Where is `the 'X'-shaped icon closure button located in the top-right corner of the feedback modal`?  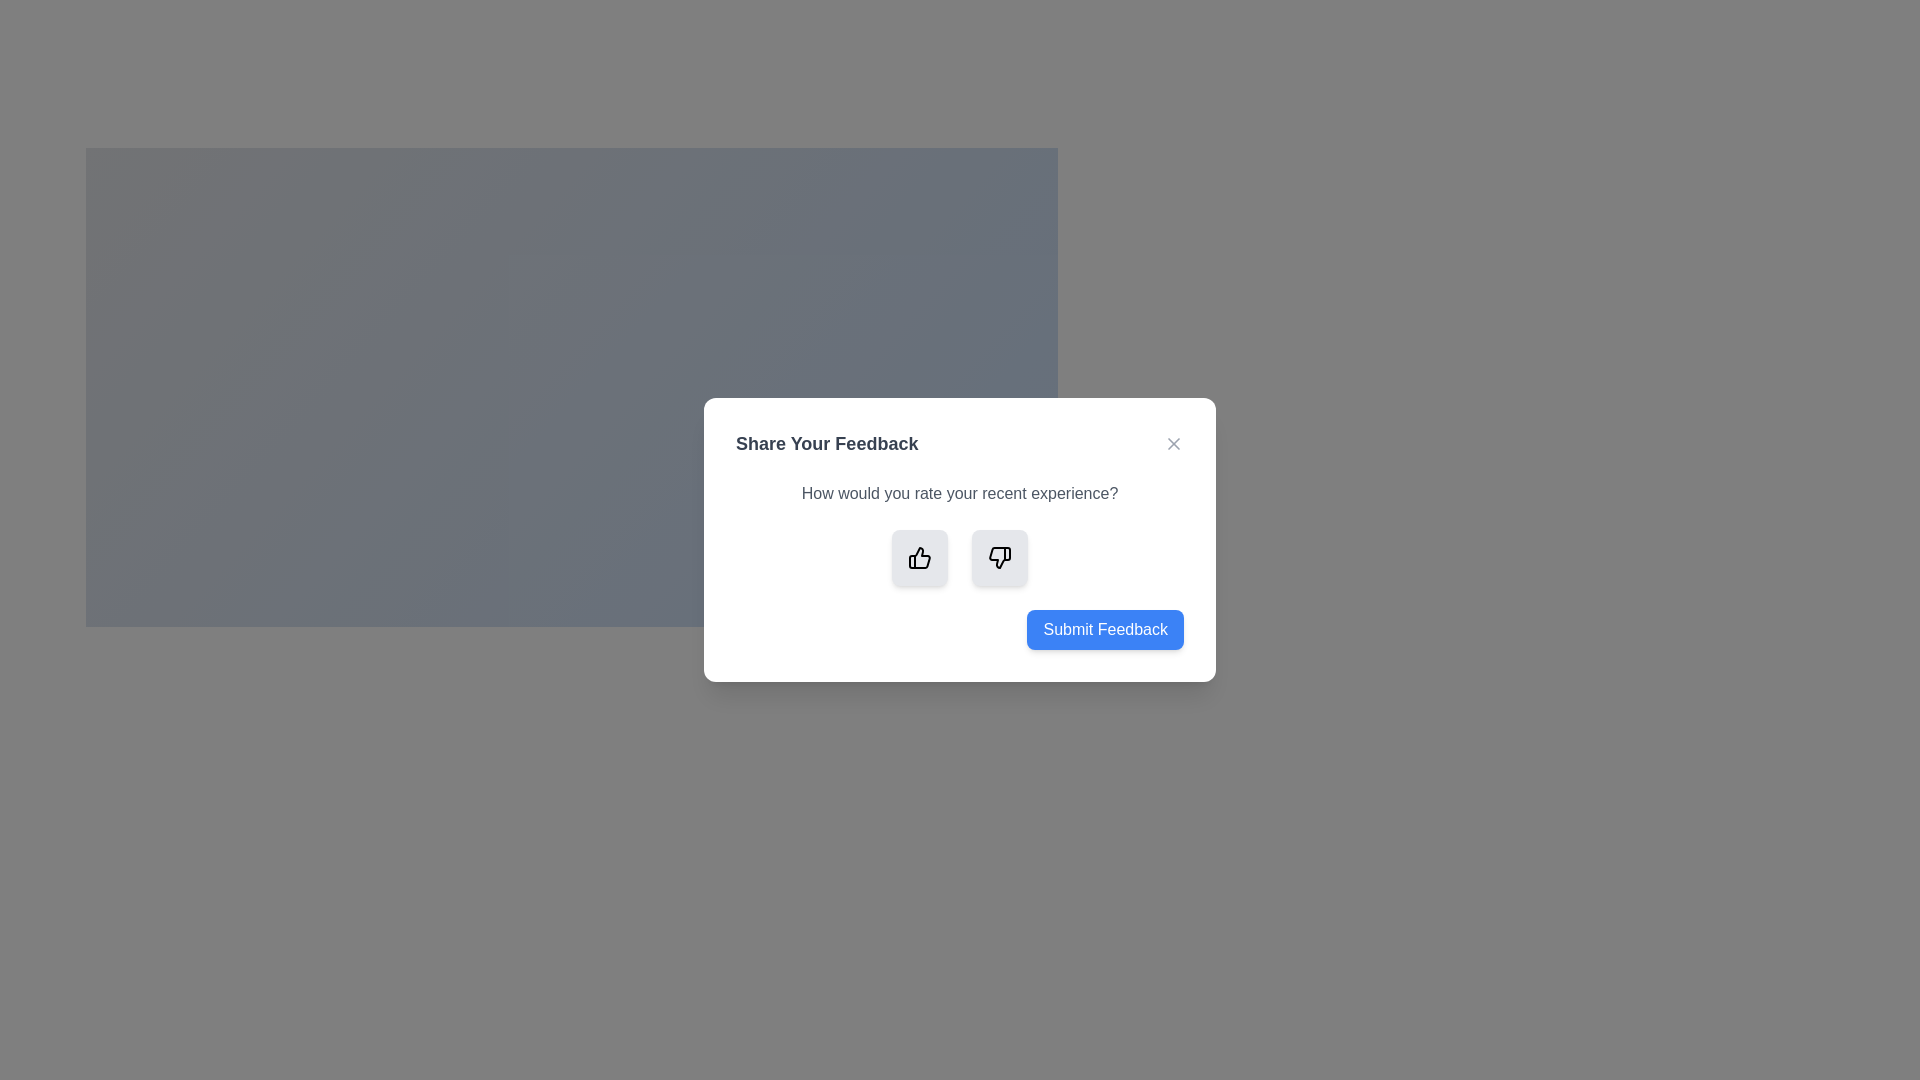
the 'X'-shaped icon closure button located in the top-right corner of the feedback modal is located at coordinates (1174, 442).